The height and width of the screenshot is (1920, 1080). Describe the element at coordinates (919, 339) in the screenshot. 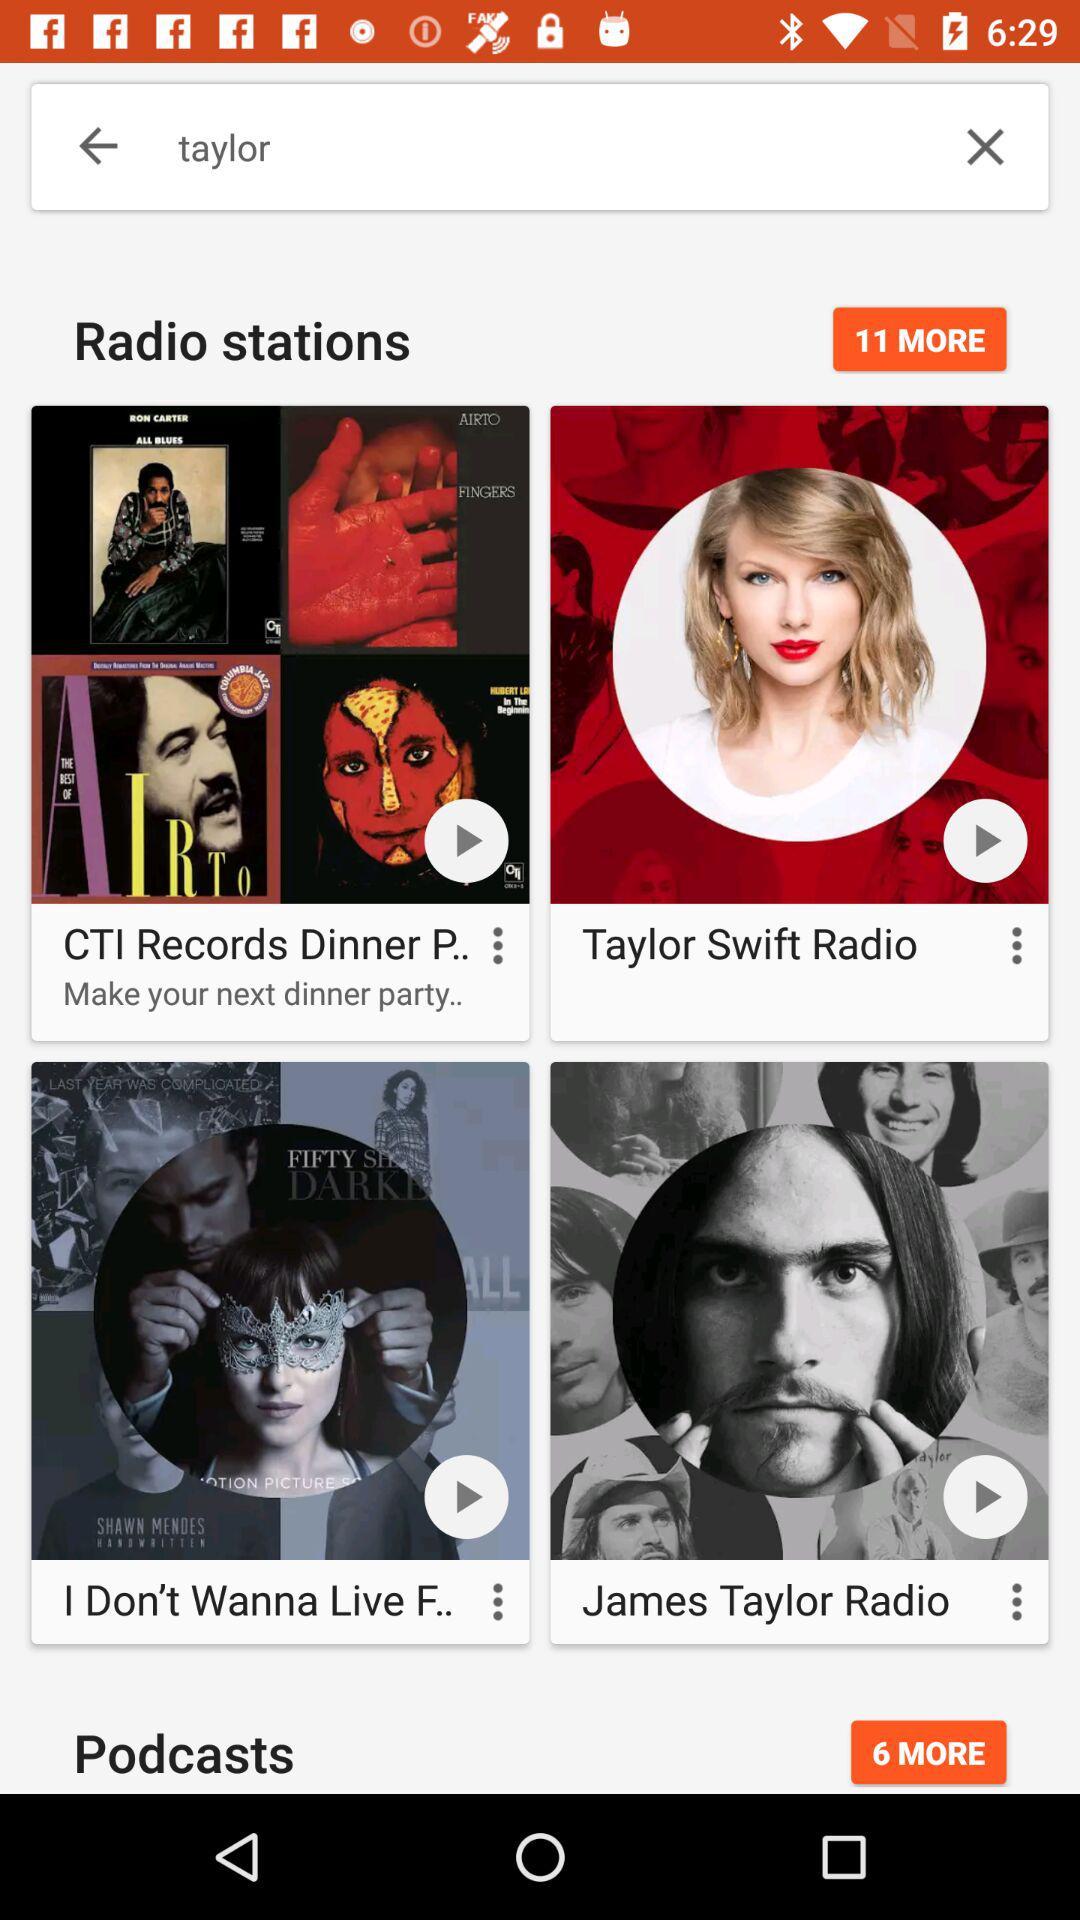

I see `the icon next to radio stations` at that location.